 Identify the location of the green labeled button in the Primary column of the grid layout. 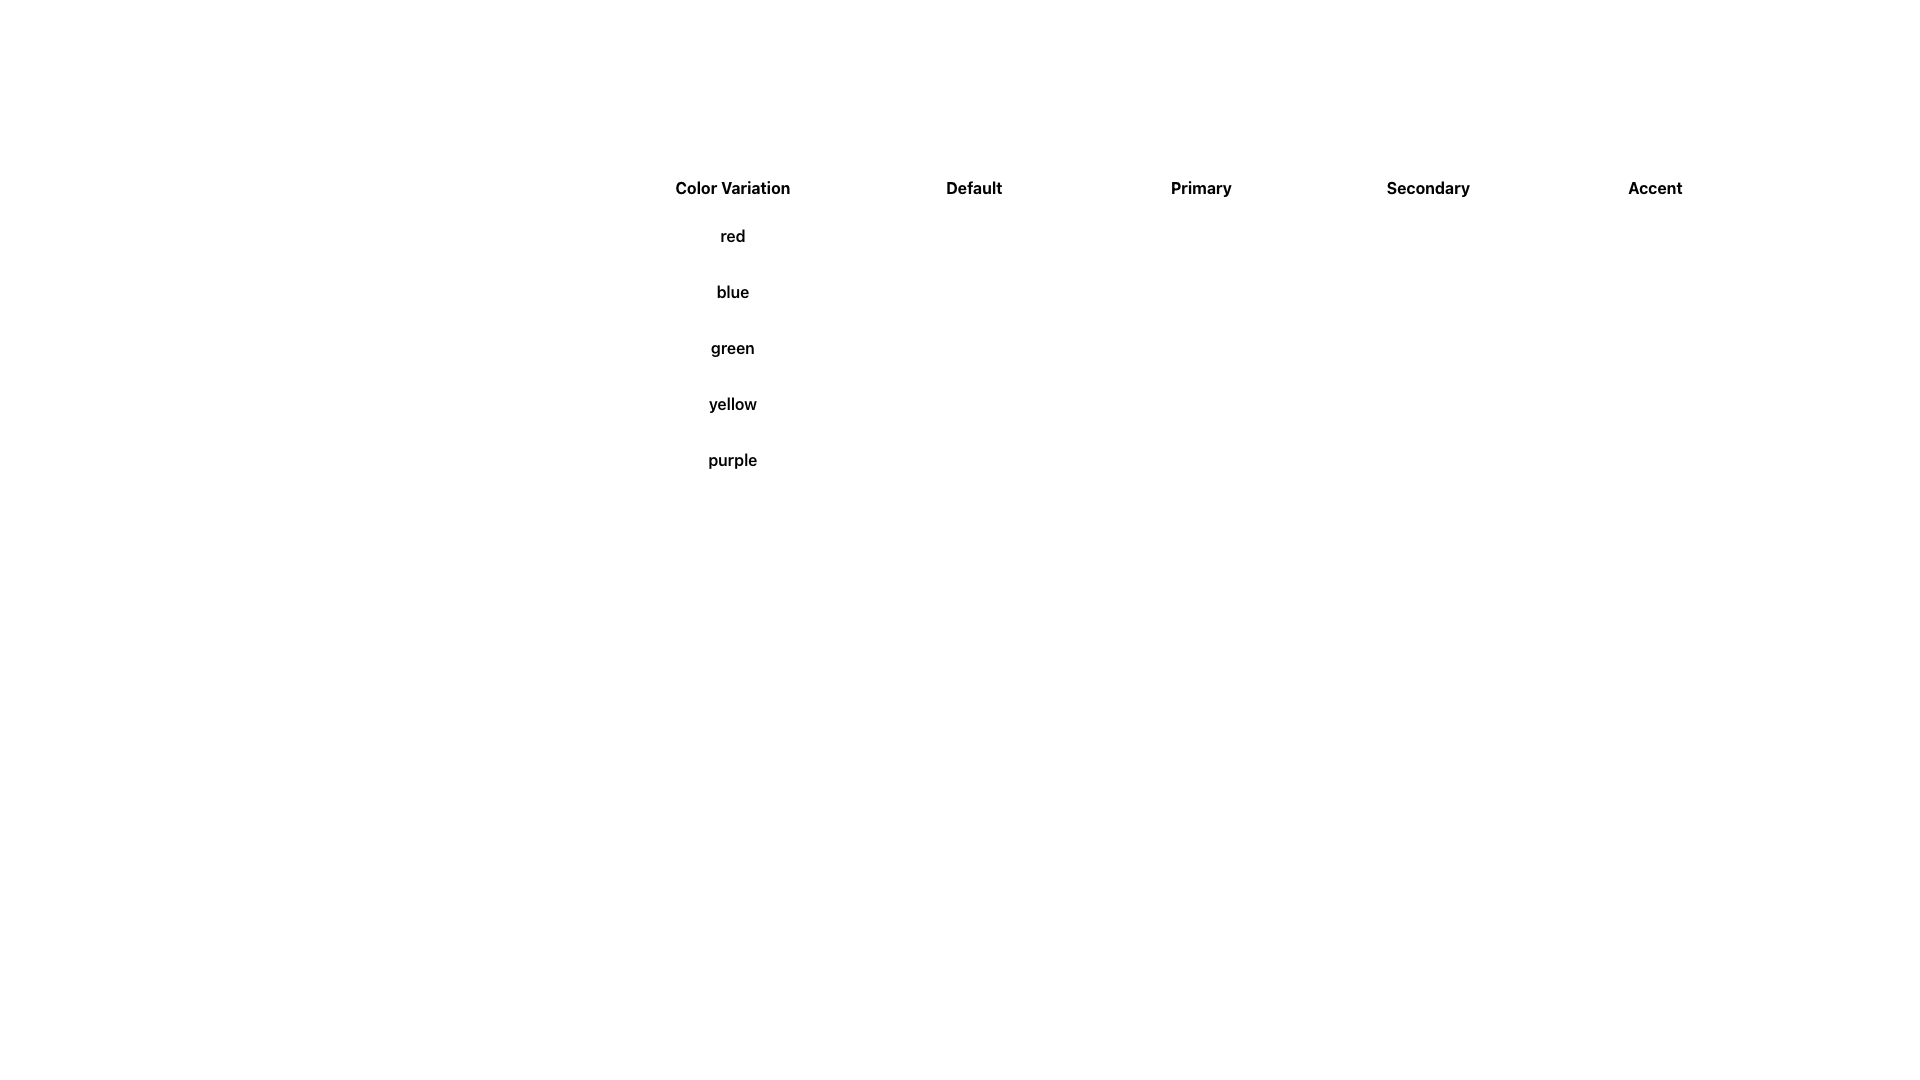
(1150, 346).